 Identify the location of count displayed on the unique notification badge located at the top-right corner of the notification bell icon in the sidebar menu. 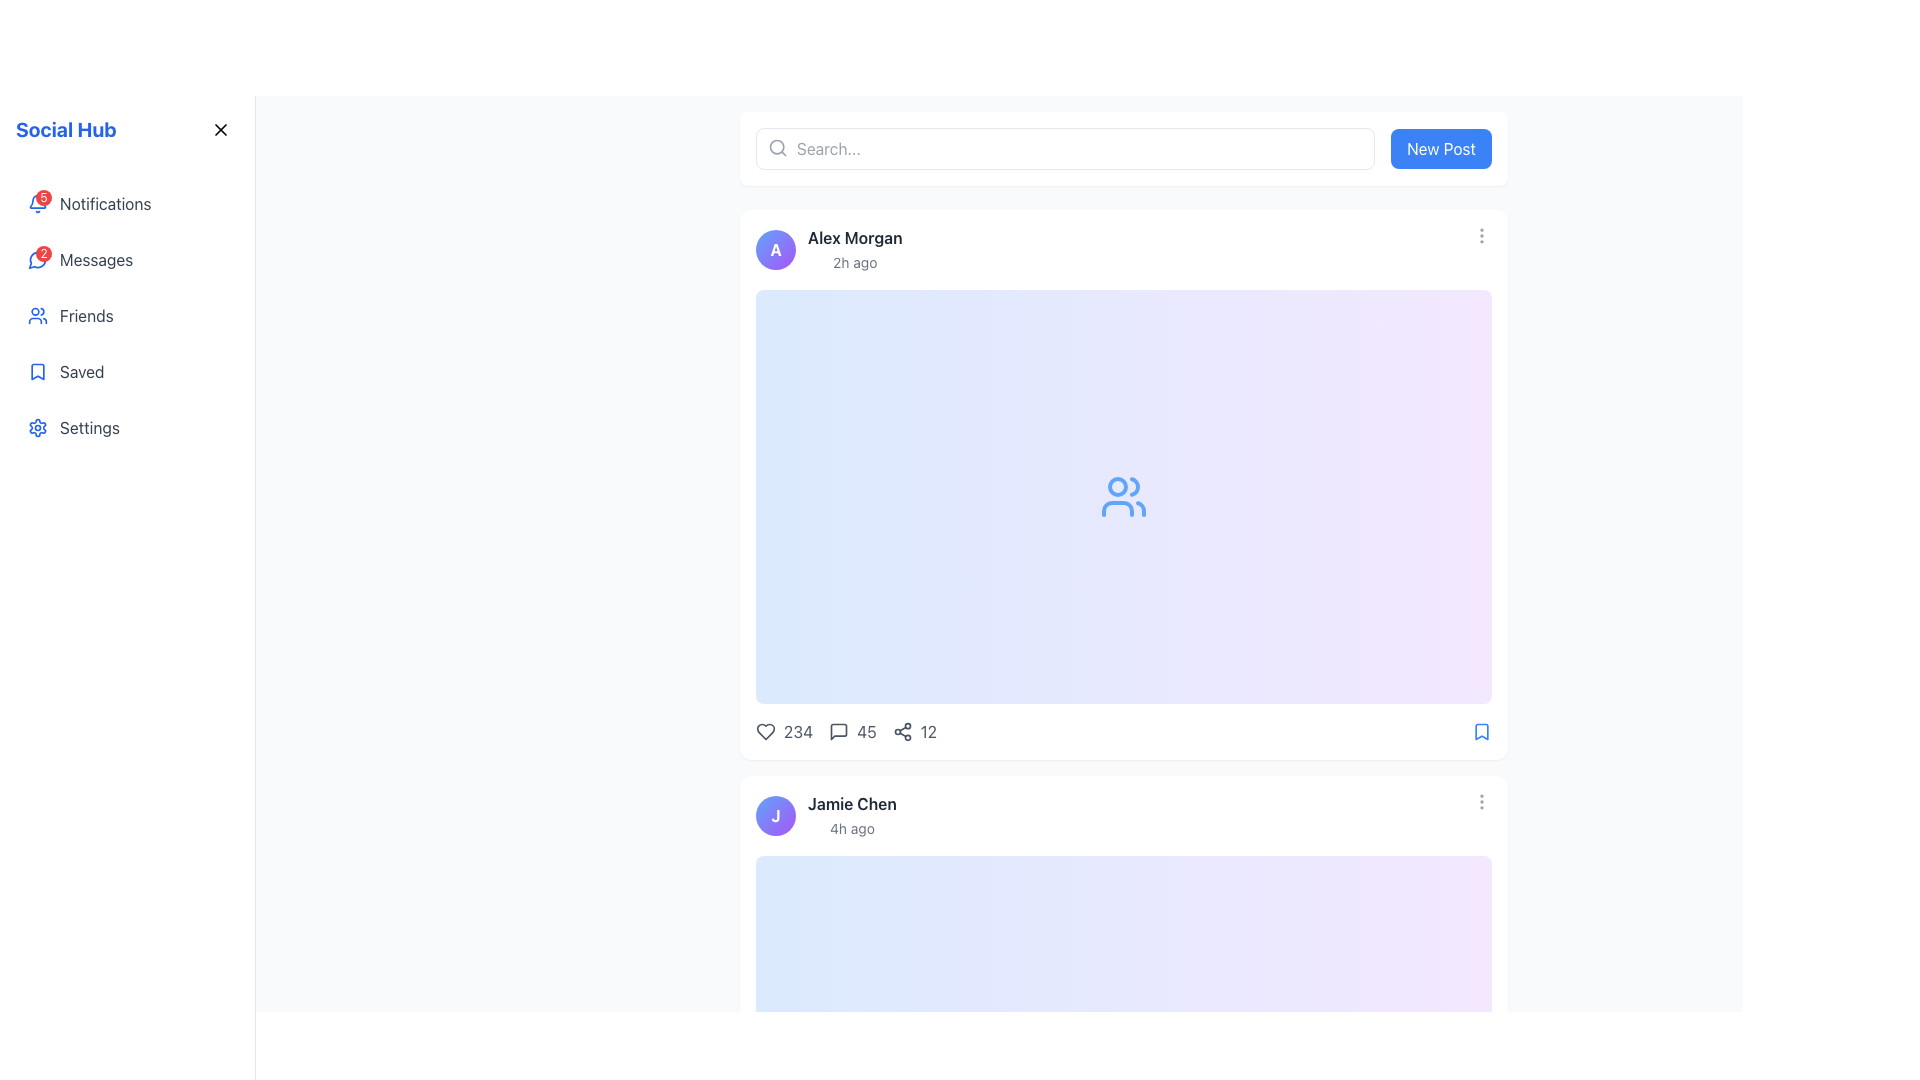
(43, 197).